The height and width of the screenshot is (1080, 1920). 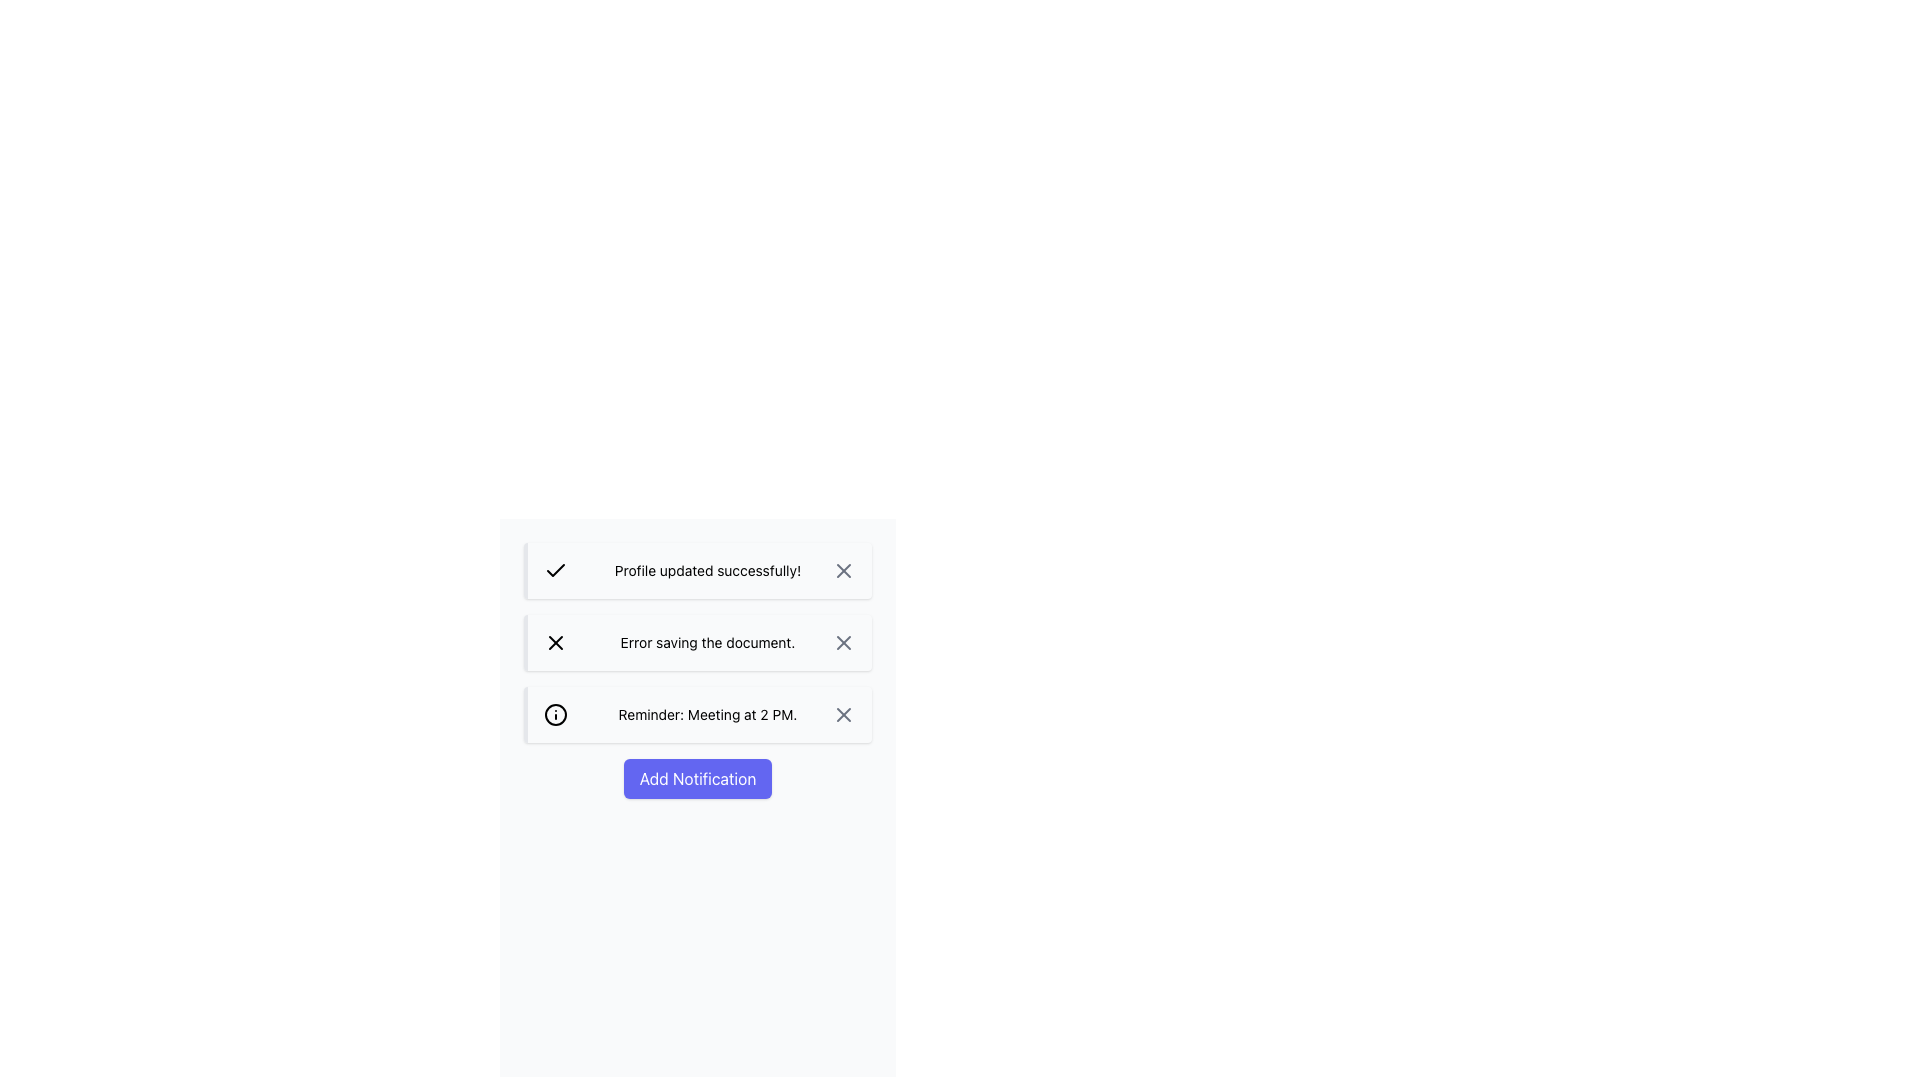 What do you see at coordinates (556, 643) in the screenshot?
I see `the diagonal cross-shaped button located in the upper-right corner of the middle notification card displaying 'Error saving the document'` at bounding box center [556, 643].